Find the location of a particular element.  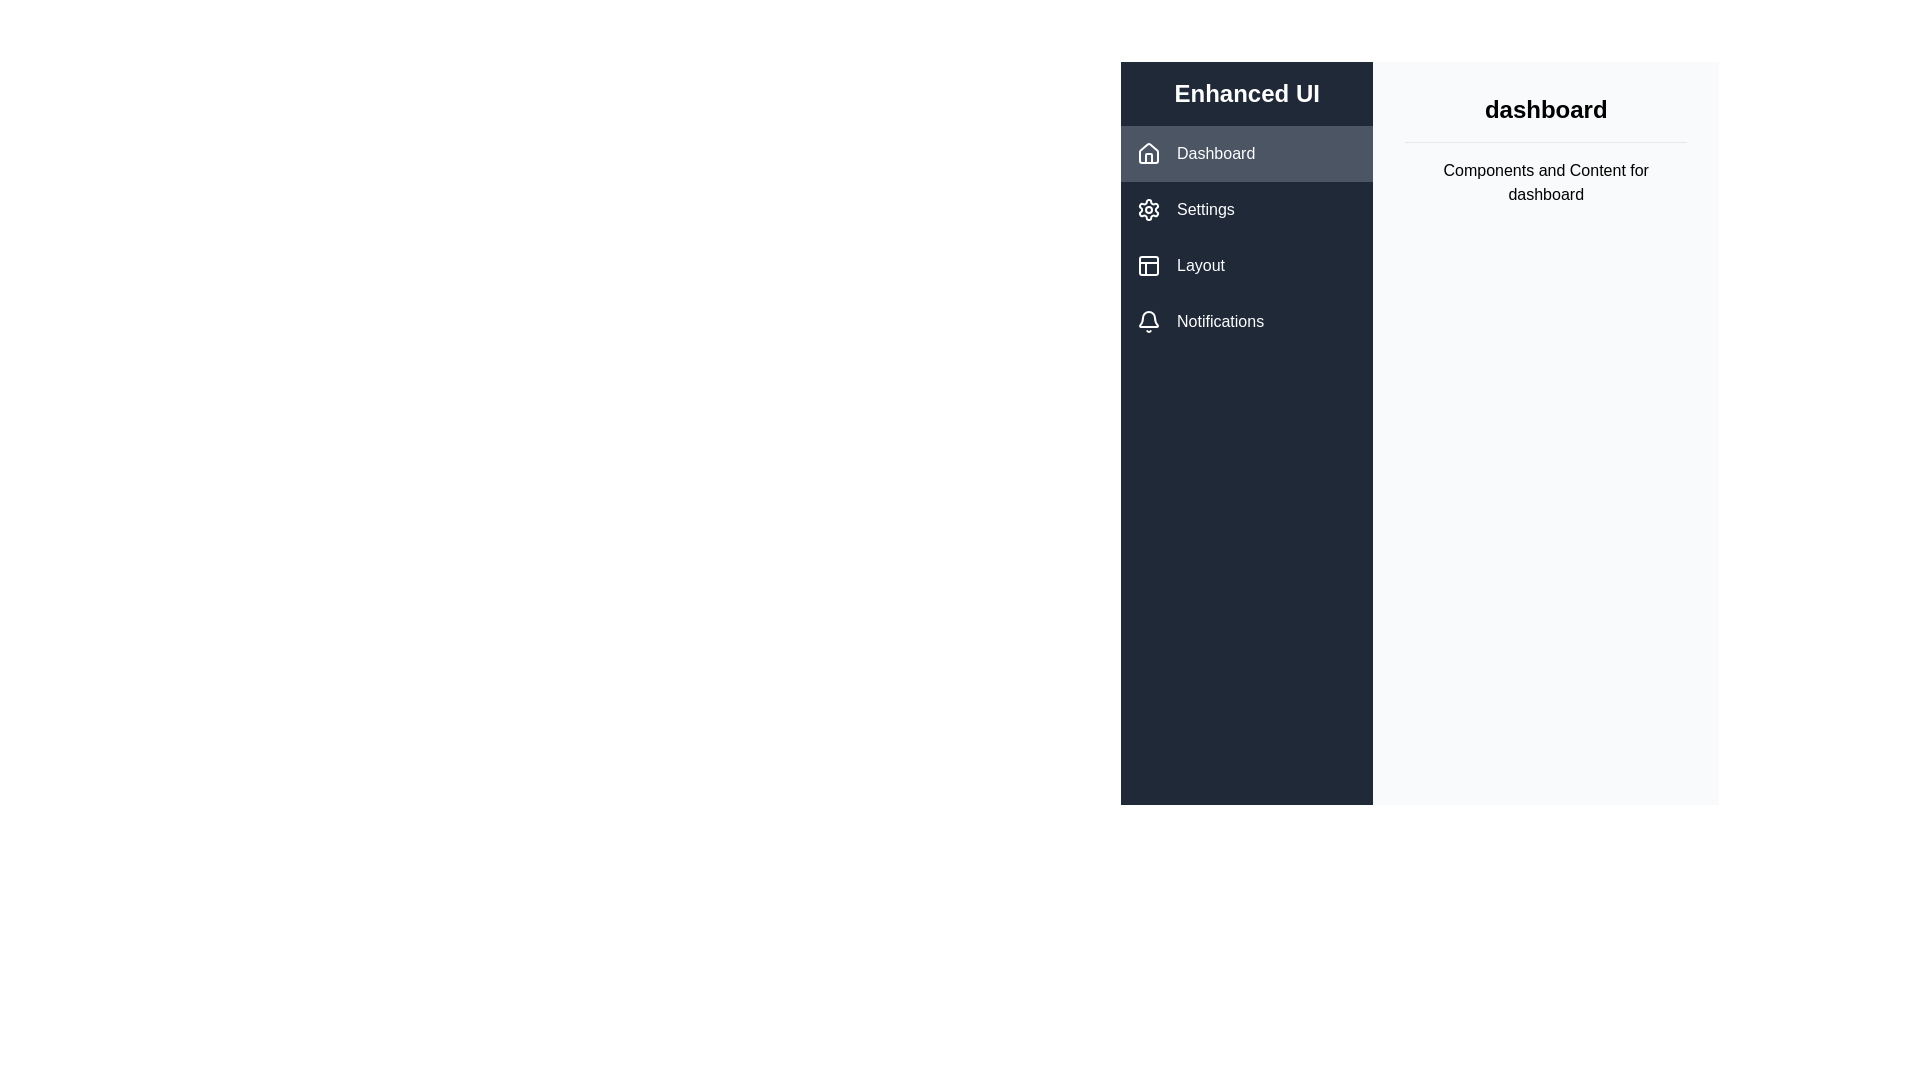

the sidebar button labeled Dashboard is located at coordinates (1246, 153).